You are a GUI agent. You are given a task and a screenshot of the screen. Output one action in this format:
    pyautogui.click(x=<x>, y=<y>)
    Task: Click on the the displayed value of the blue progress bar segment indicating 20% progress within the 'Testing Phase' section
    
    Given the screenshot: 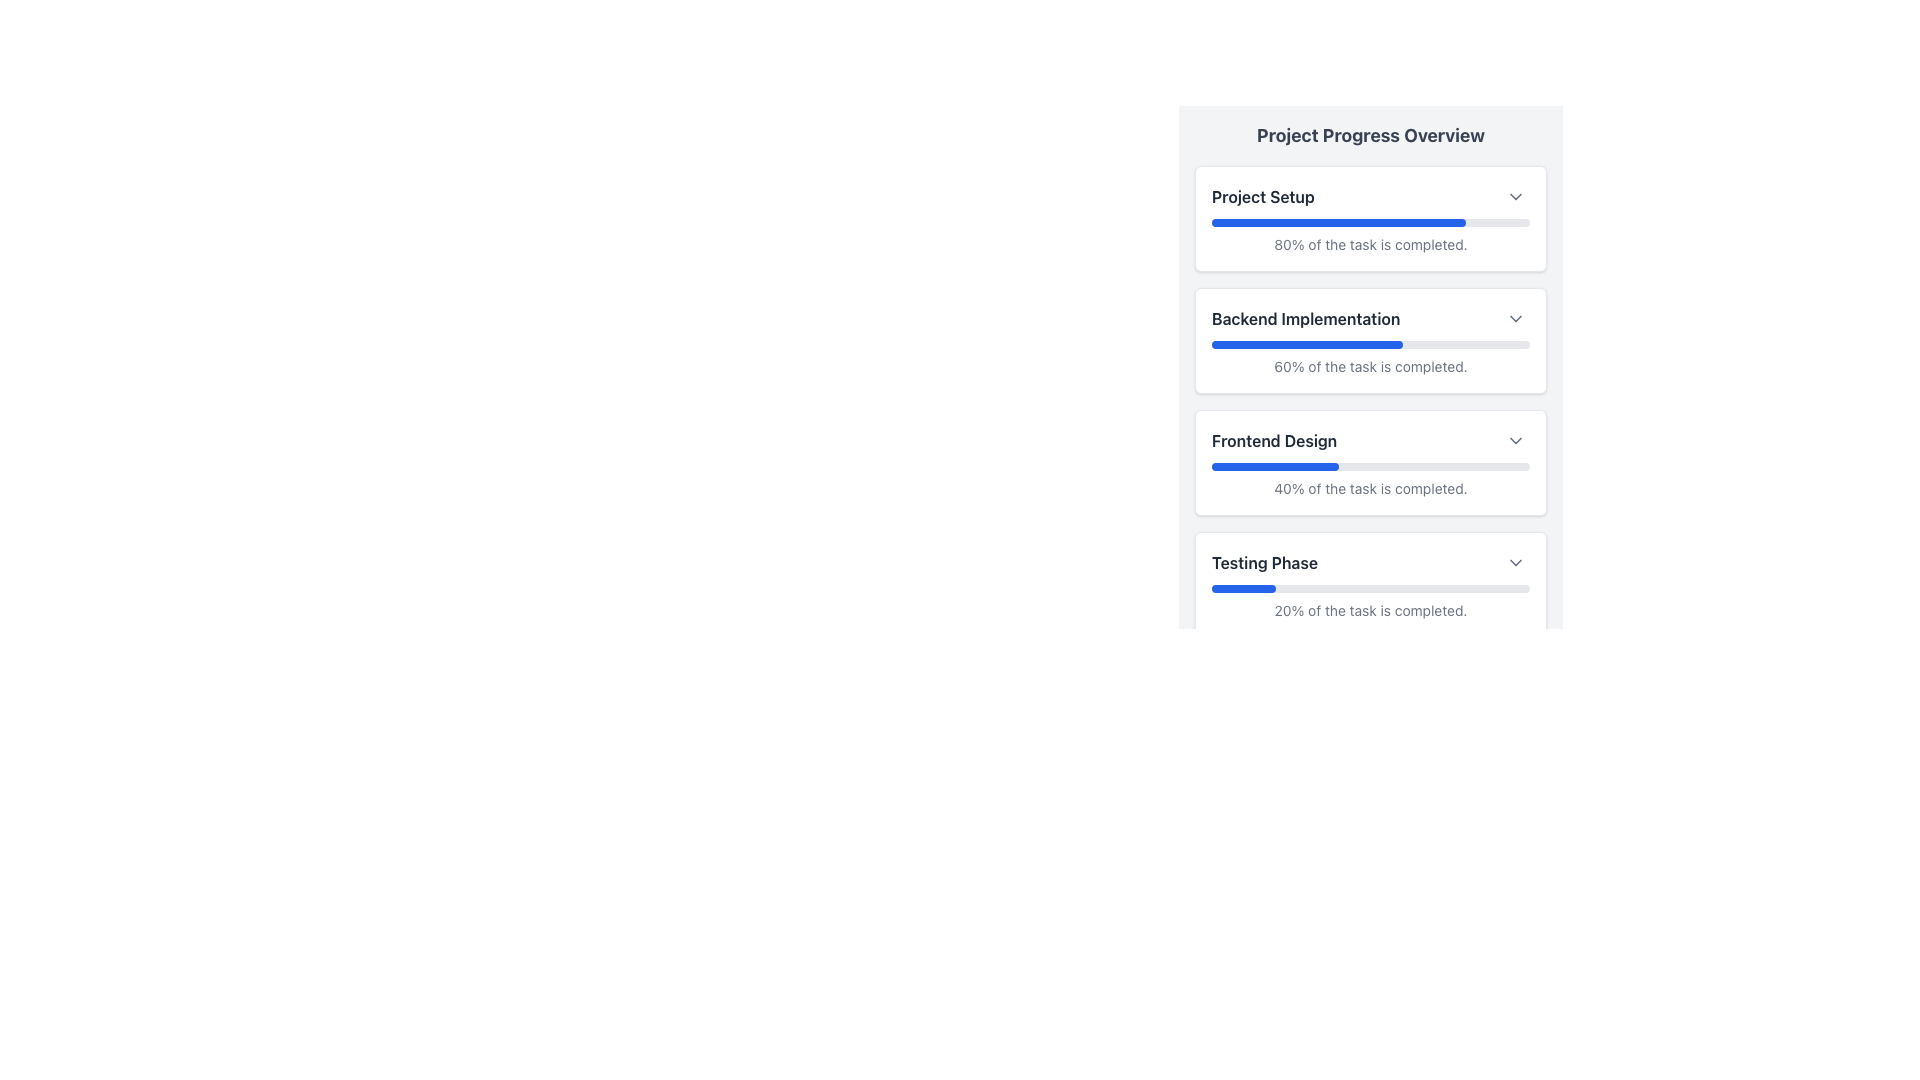 What is the action you would take?
    pyautogui.click(x=1242, y=588)
    